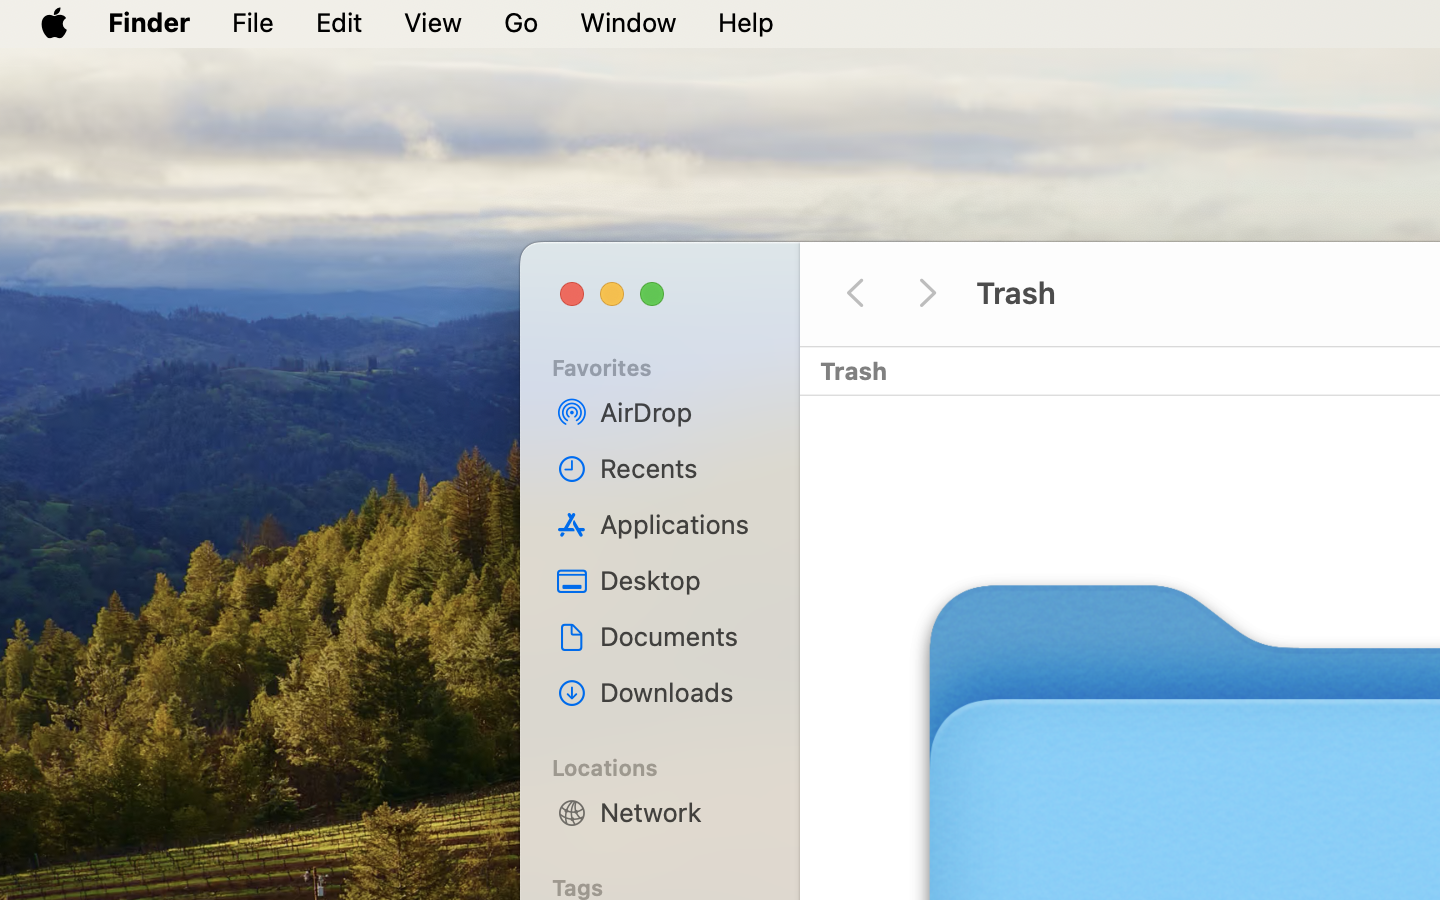  Describe the element at coordinates (680, 636) in the screenshot. I see `'Documents'` at that location.